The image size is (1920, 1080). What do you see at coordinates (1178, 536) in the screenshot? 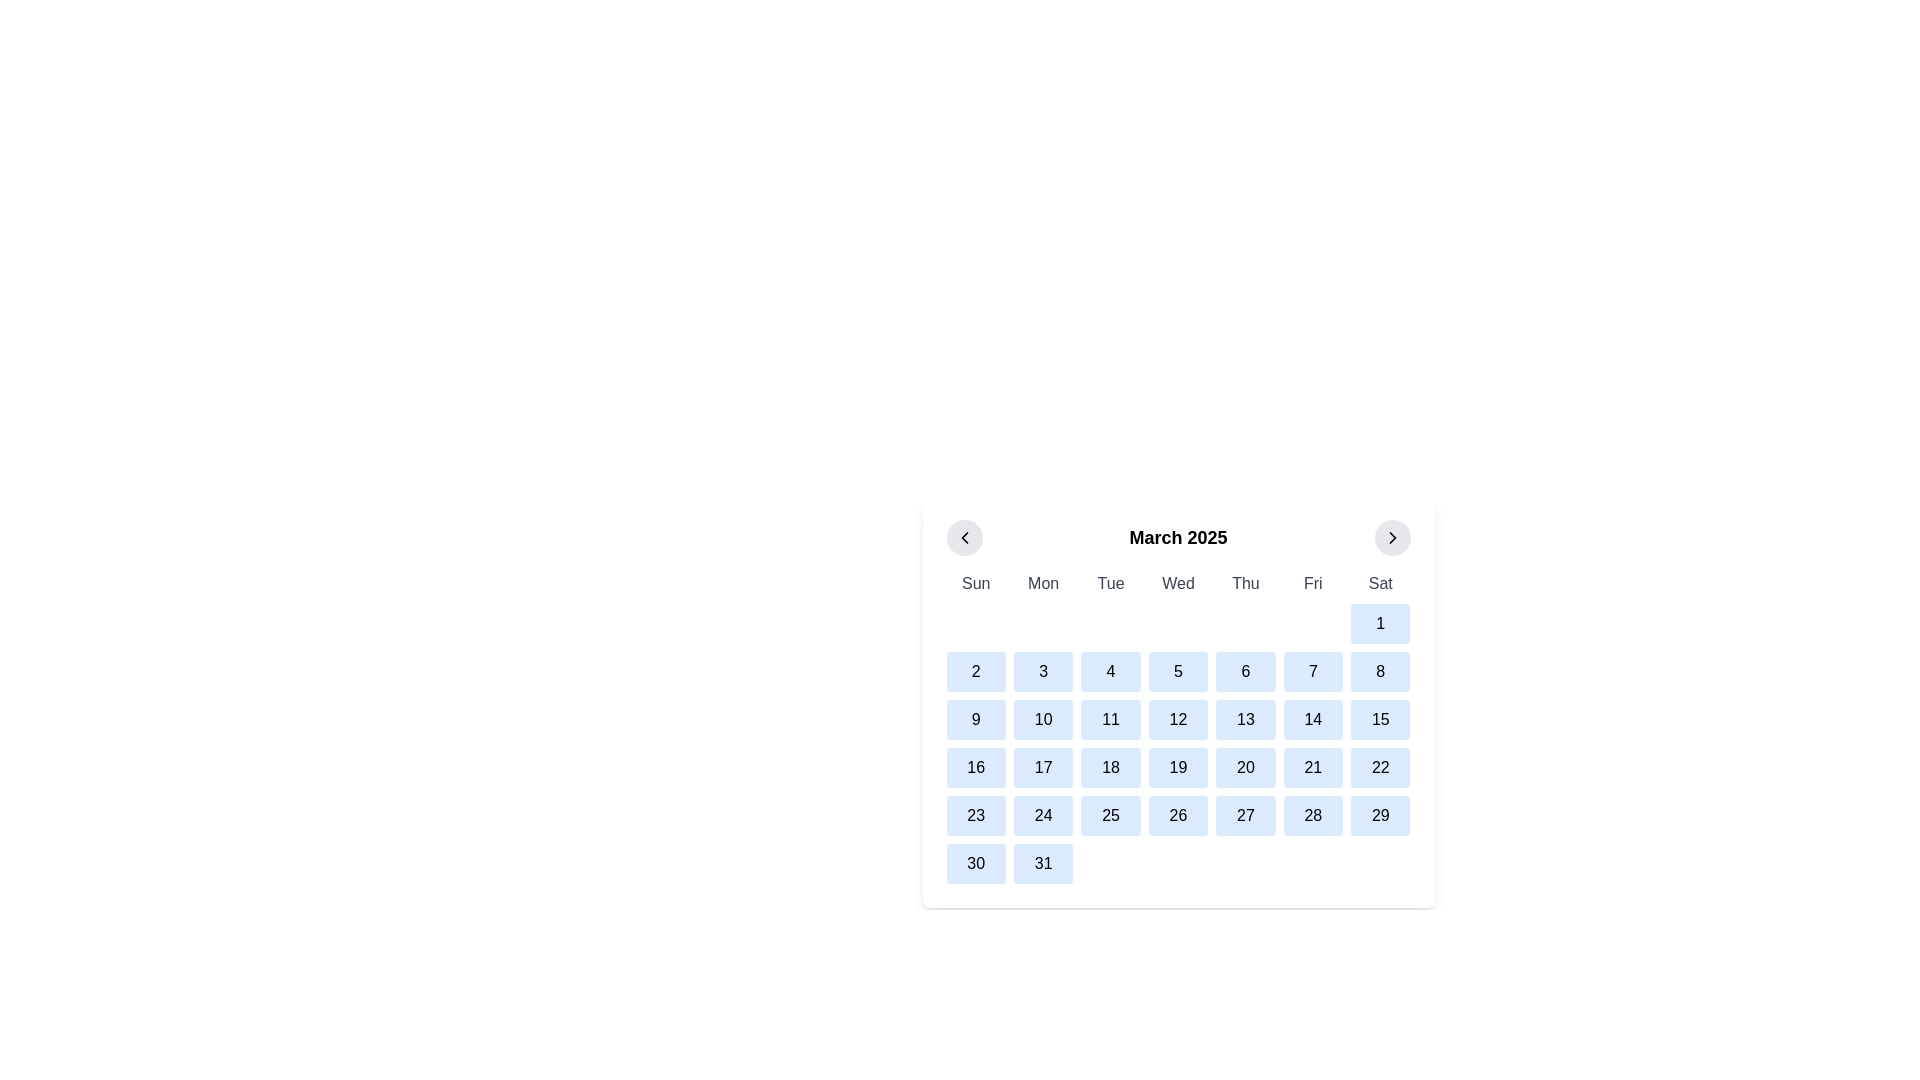
I see `the Text display that shows the current month and year in the calendar, located at the top of the calendar interface, between the left and right arrow icons` at bounding box center [1178, 536].